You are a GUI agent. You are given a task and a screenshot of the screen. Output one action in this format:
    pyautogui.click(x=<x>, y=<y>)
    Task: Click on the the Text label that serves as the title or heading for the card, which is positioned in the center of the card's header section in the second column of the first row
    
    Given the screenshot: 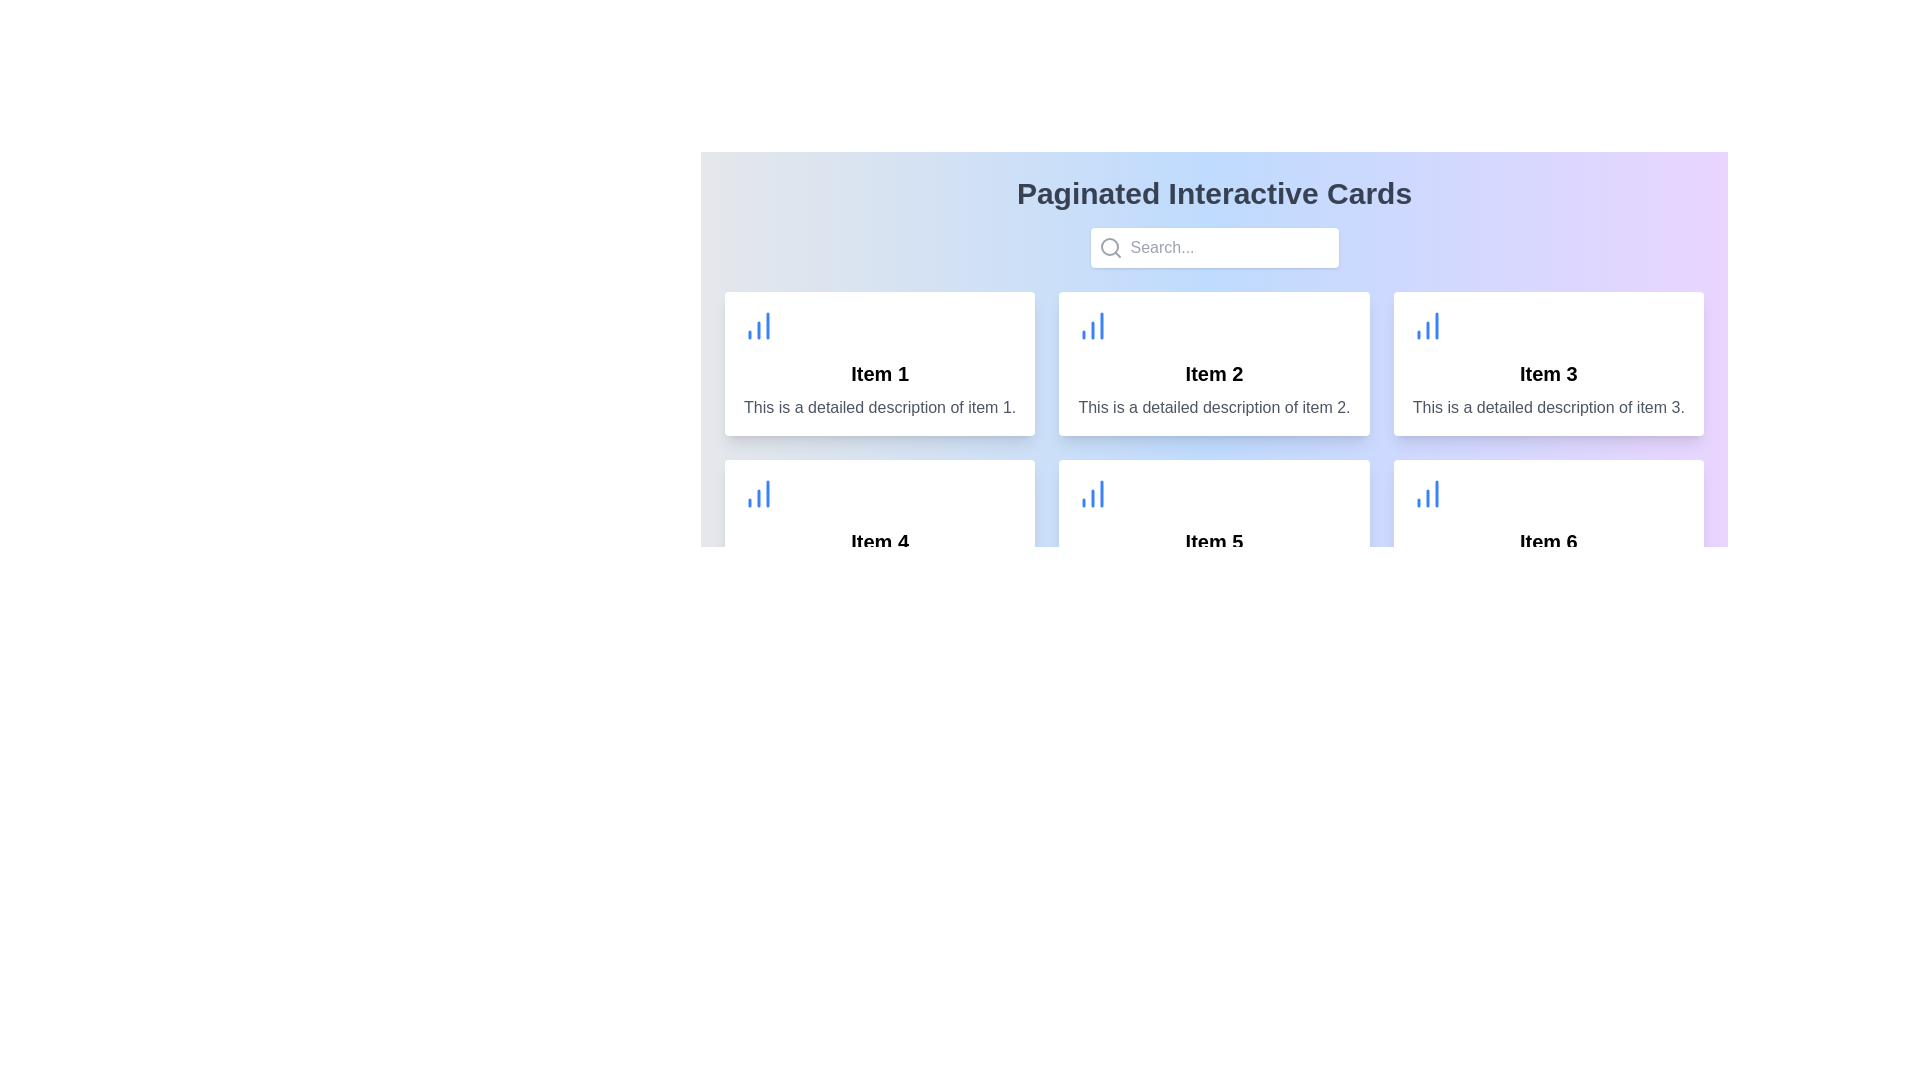 What is the action you would take?
    pyautogui.click(x=1213, y=374)
    